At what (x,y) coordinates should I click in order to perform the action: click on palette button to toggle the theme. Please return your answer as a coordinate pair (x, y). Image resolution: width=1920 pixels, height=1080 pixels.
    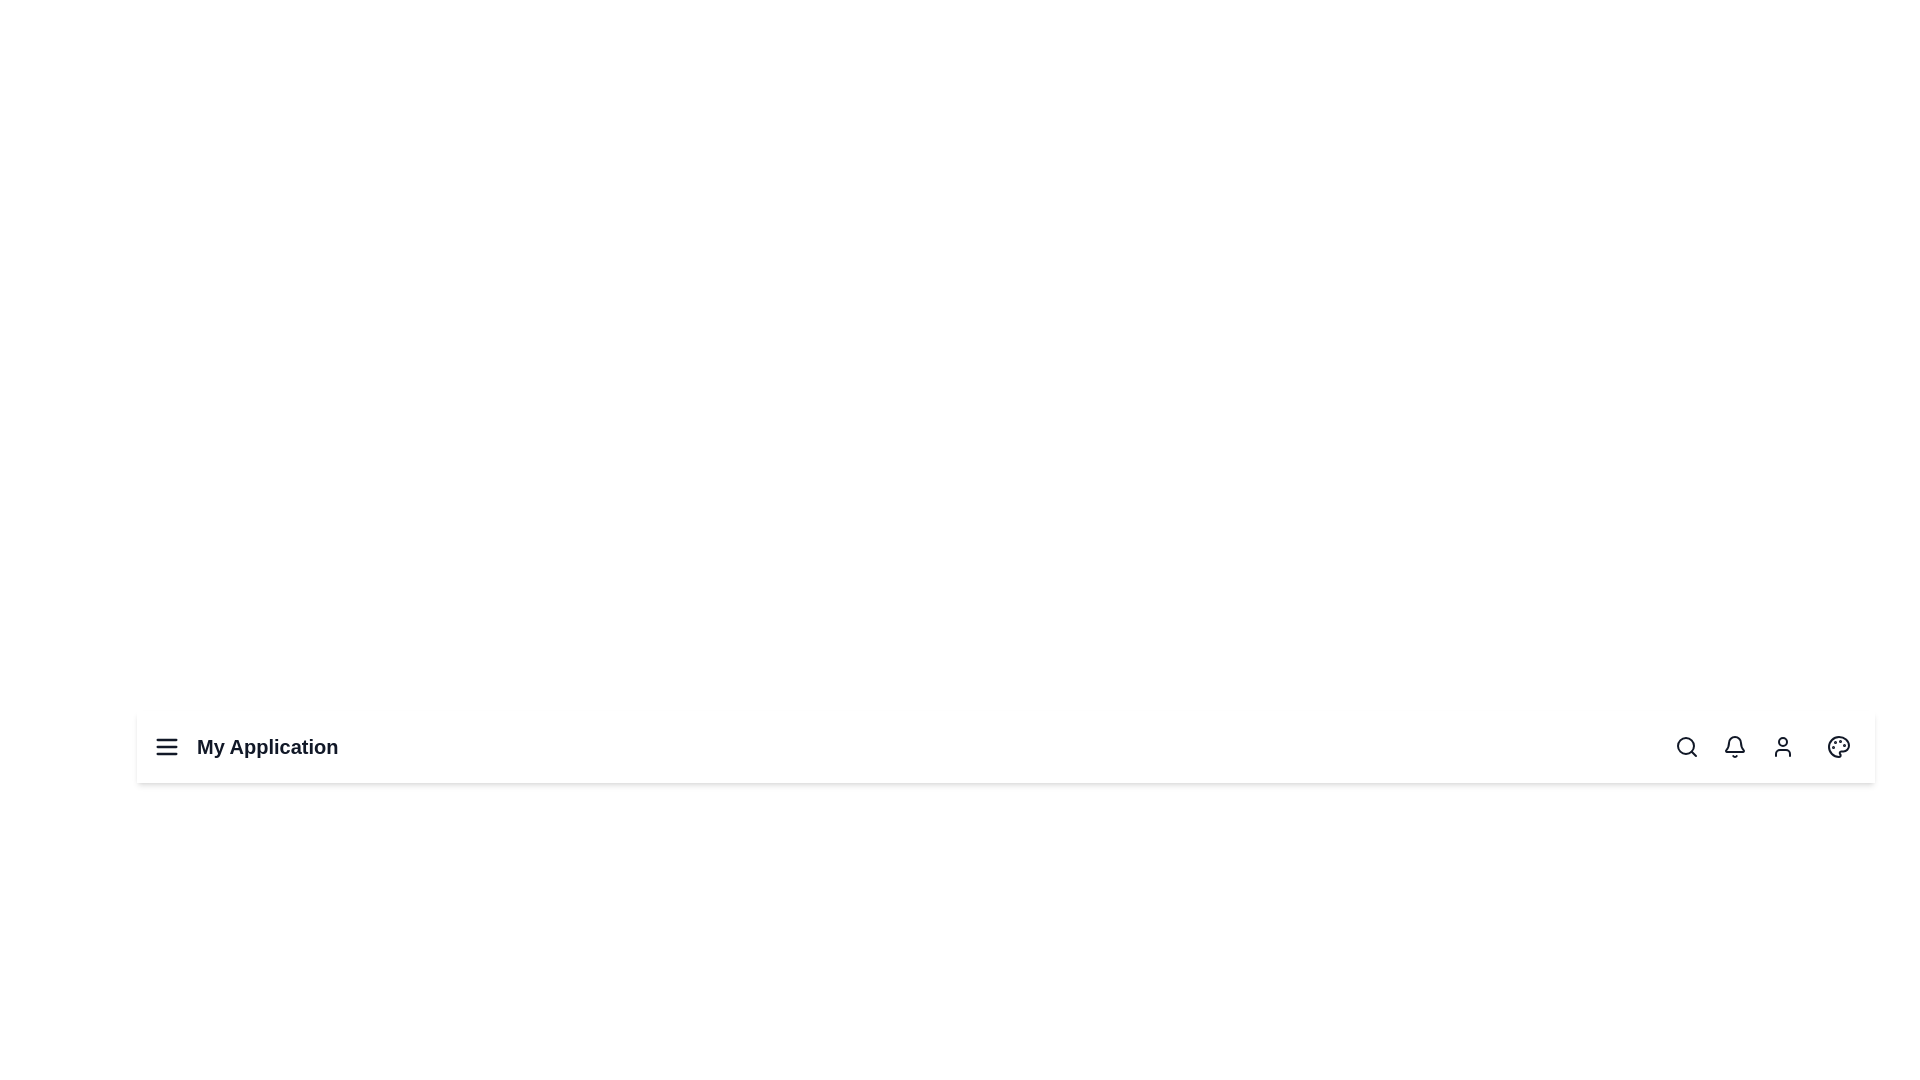
    Looking at the image, I should click on (1838, 747).